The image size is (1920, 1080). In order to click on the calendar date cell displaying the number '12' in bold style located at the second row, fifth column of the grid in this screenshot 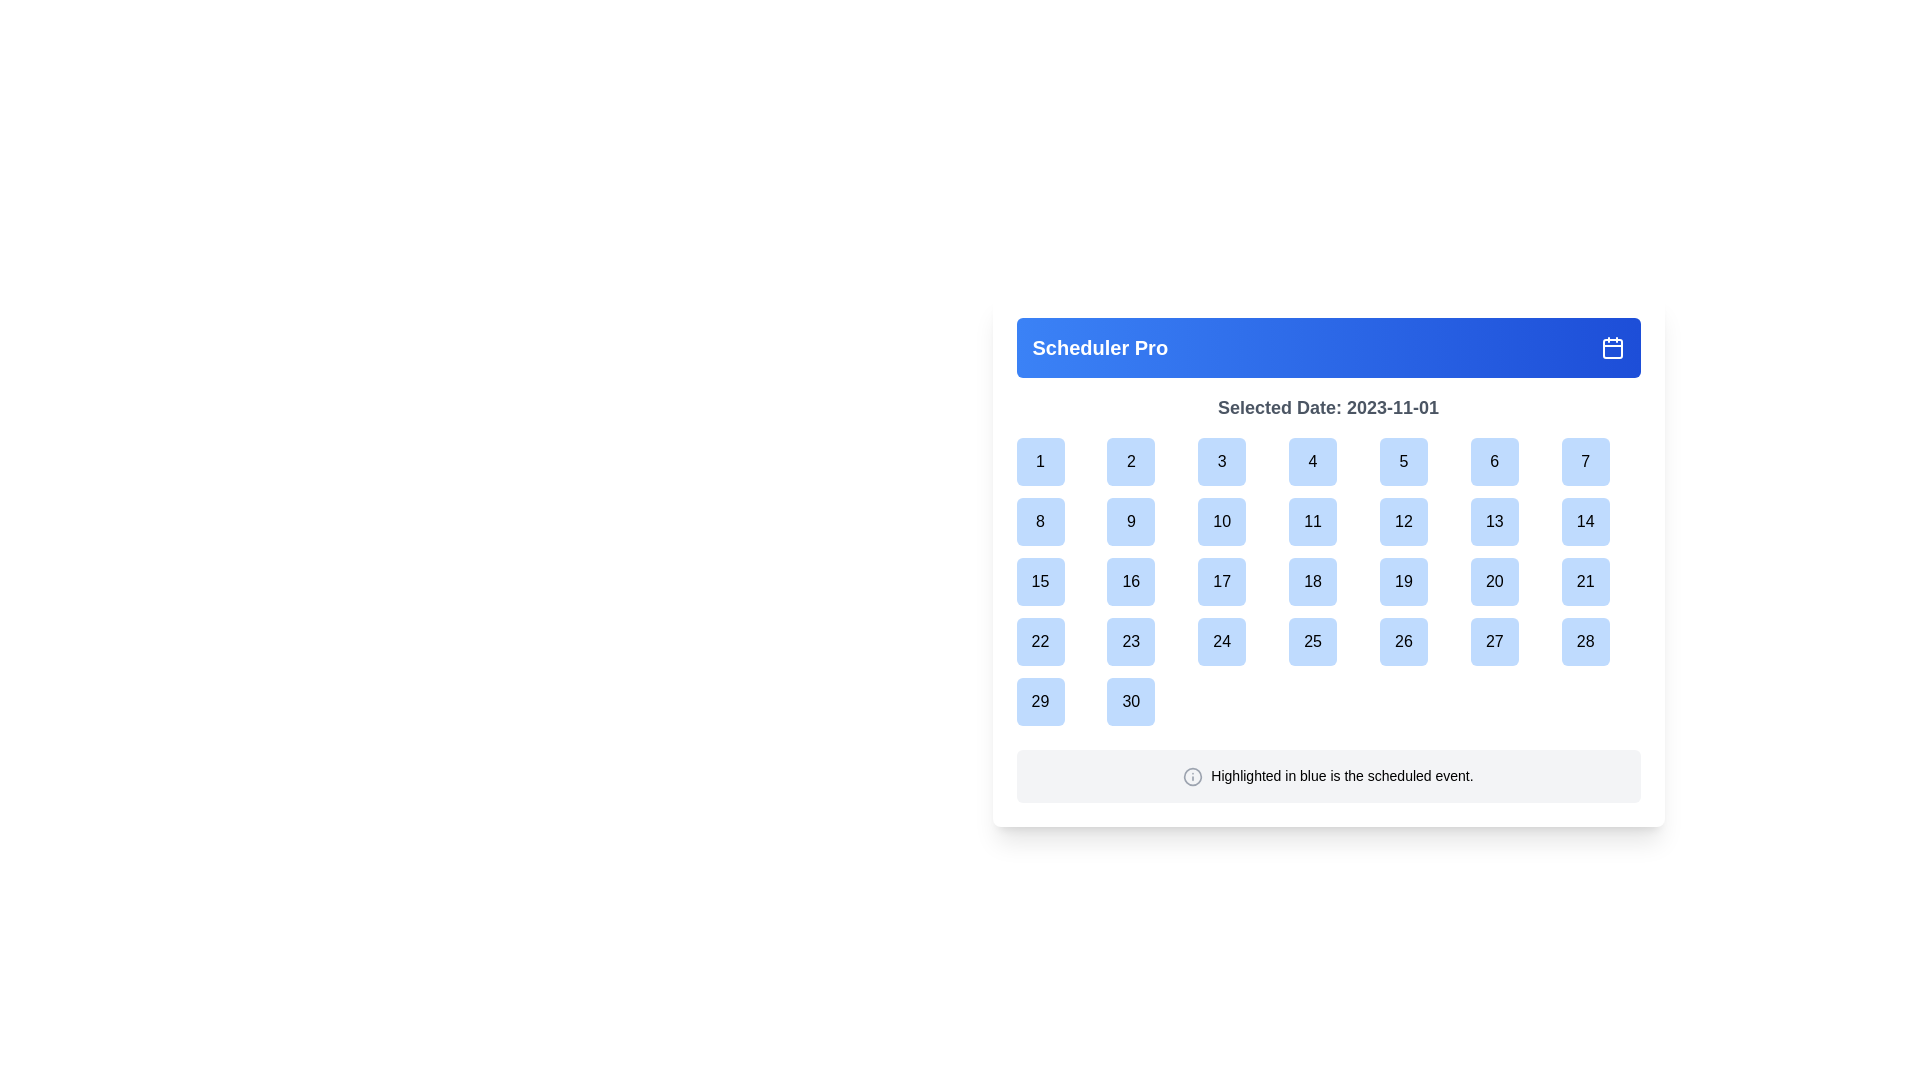, I will do `click(1418, 520)`.